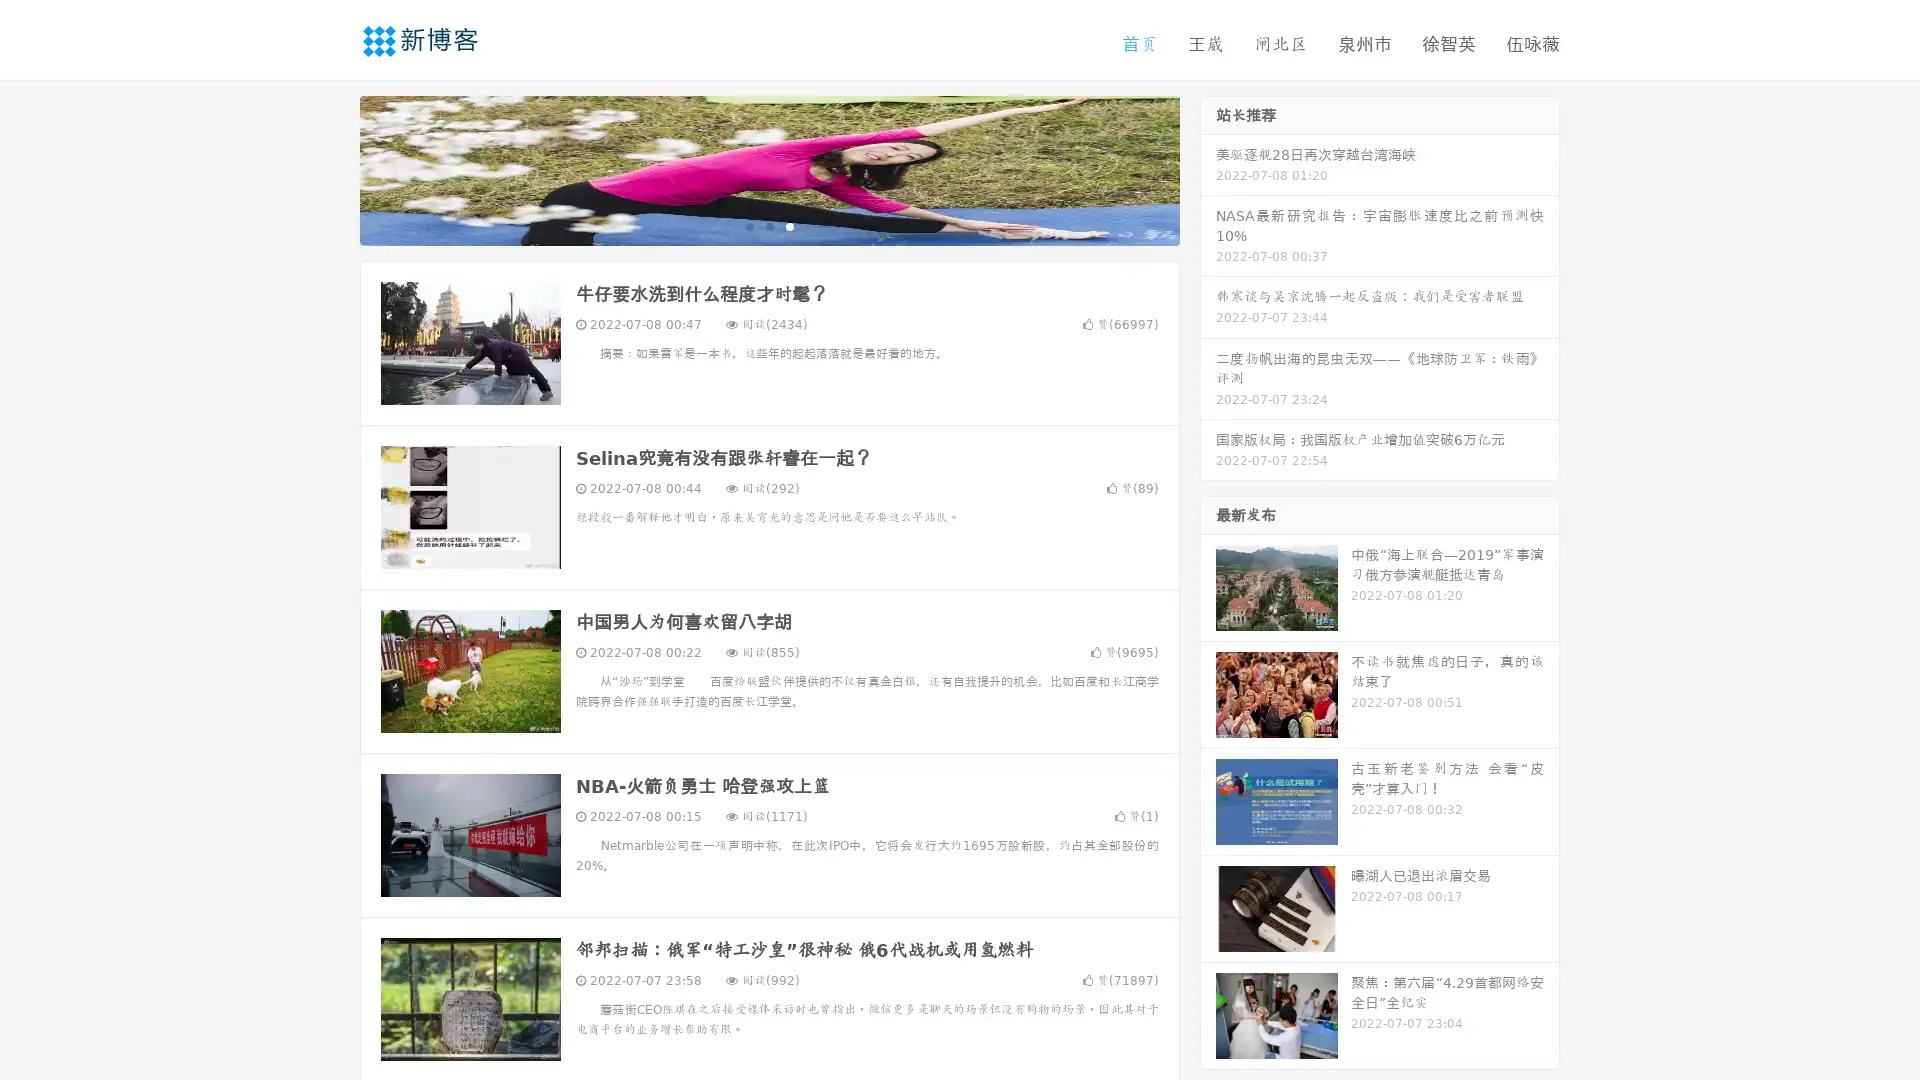  What do you see at coordinates (768, 225) in the screenshot?
I see `Go to slide 2` at bounding box center [768, 225].